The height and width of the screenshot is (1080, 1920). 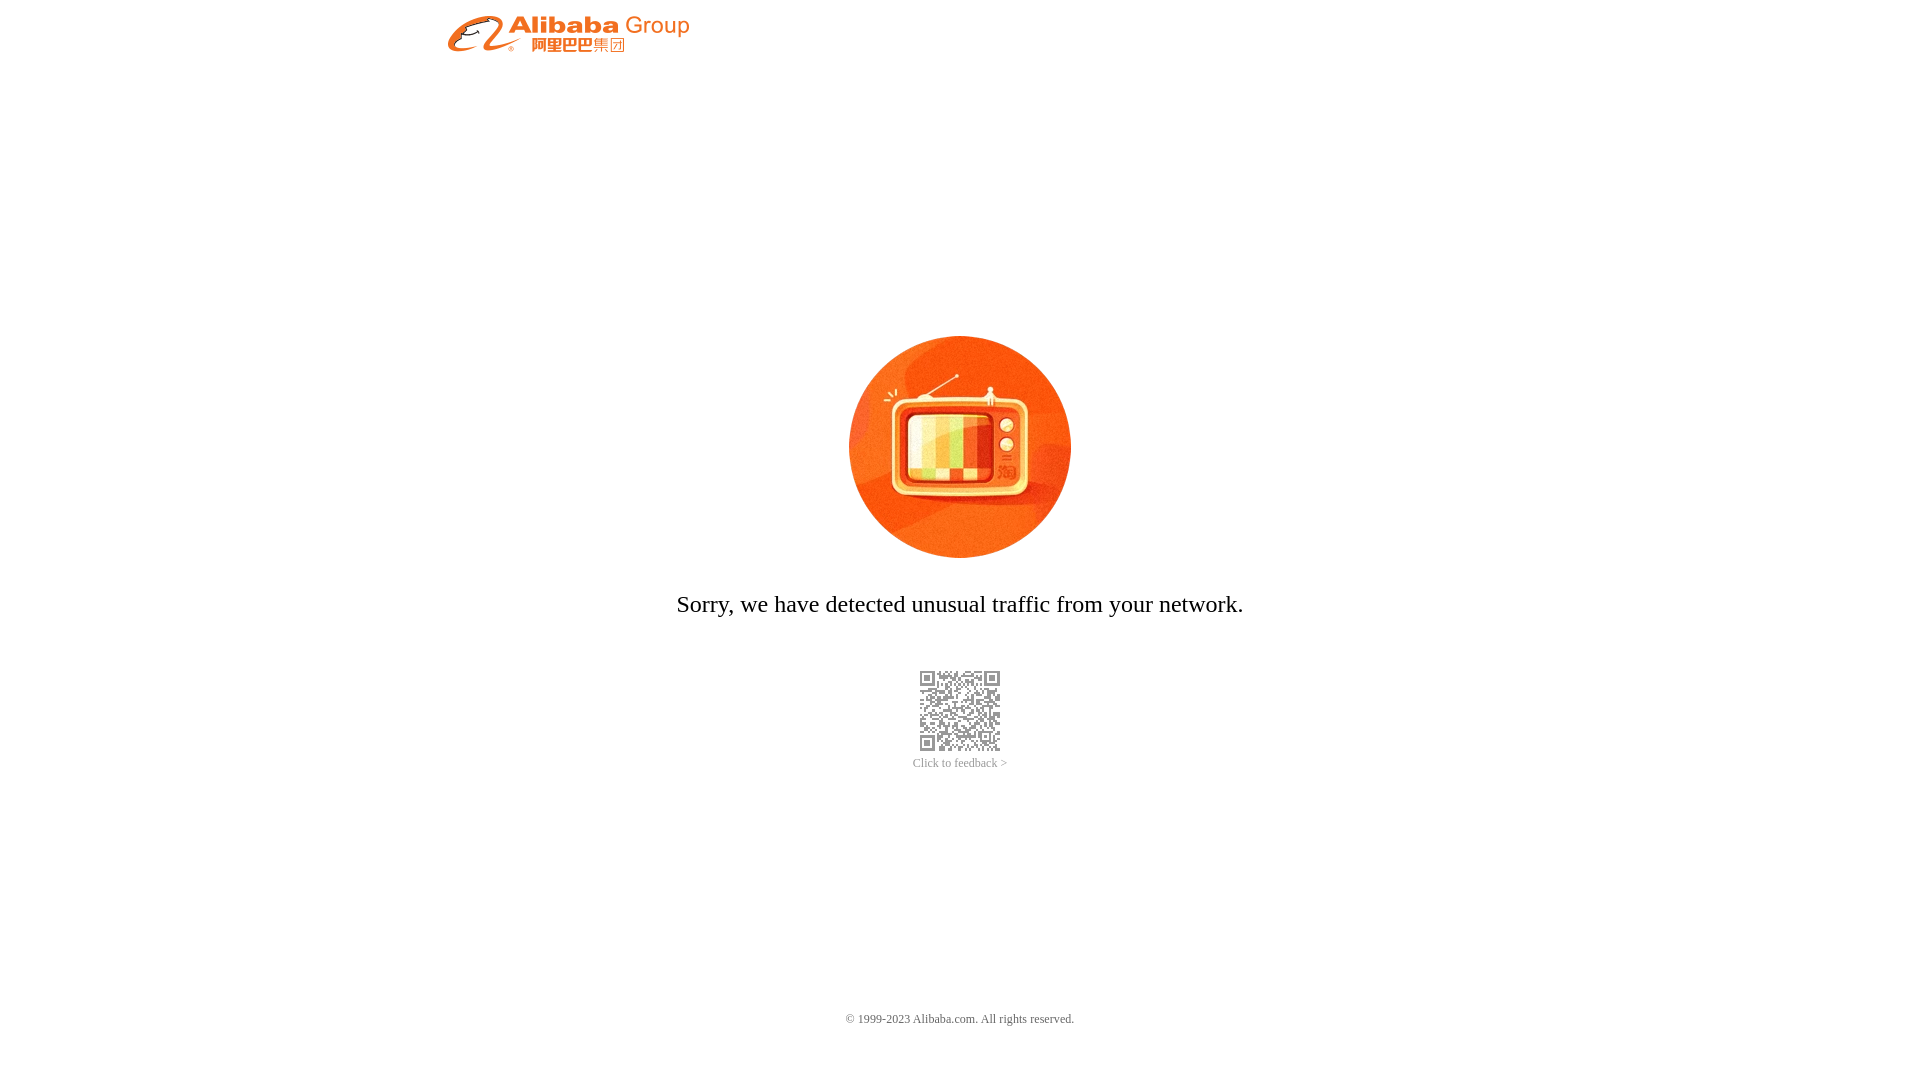 I want to click on 'Click to feedback >', so click(x=911, y=763).